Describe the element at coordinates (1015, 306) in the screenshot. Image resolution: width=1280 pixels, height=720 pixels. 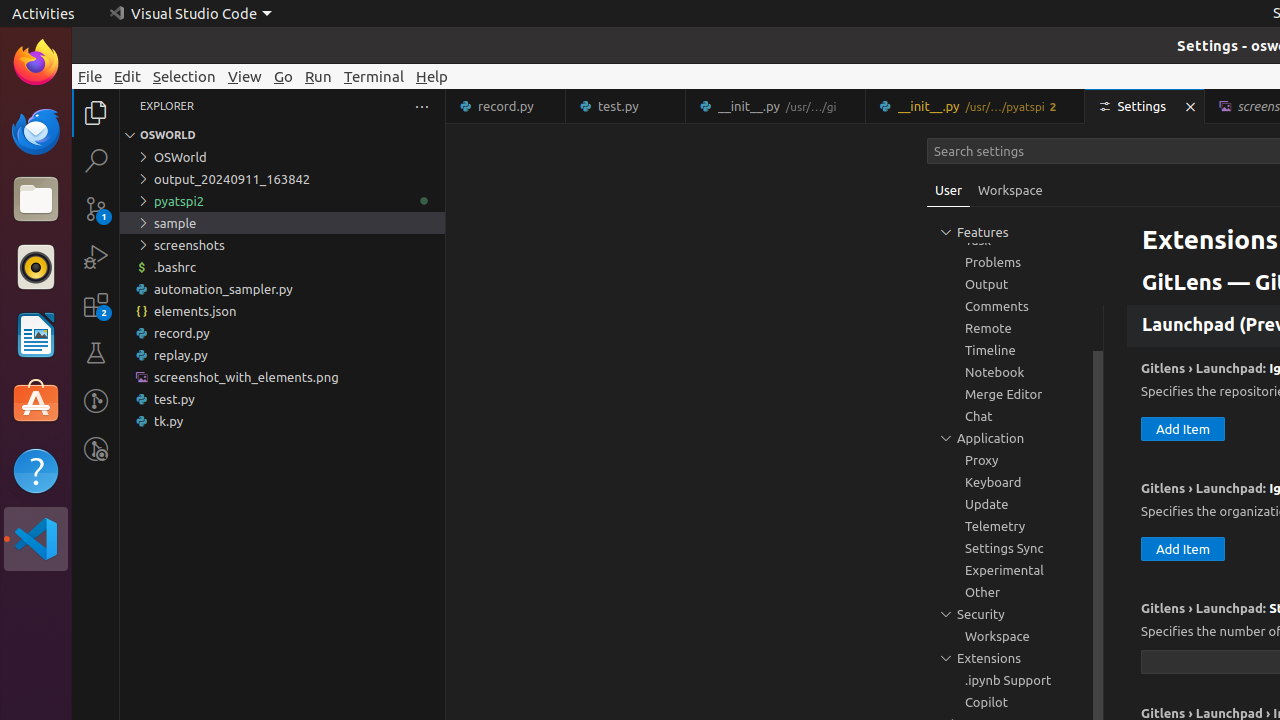
I see `'Comments, group'` at that location.